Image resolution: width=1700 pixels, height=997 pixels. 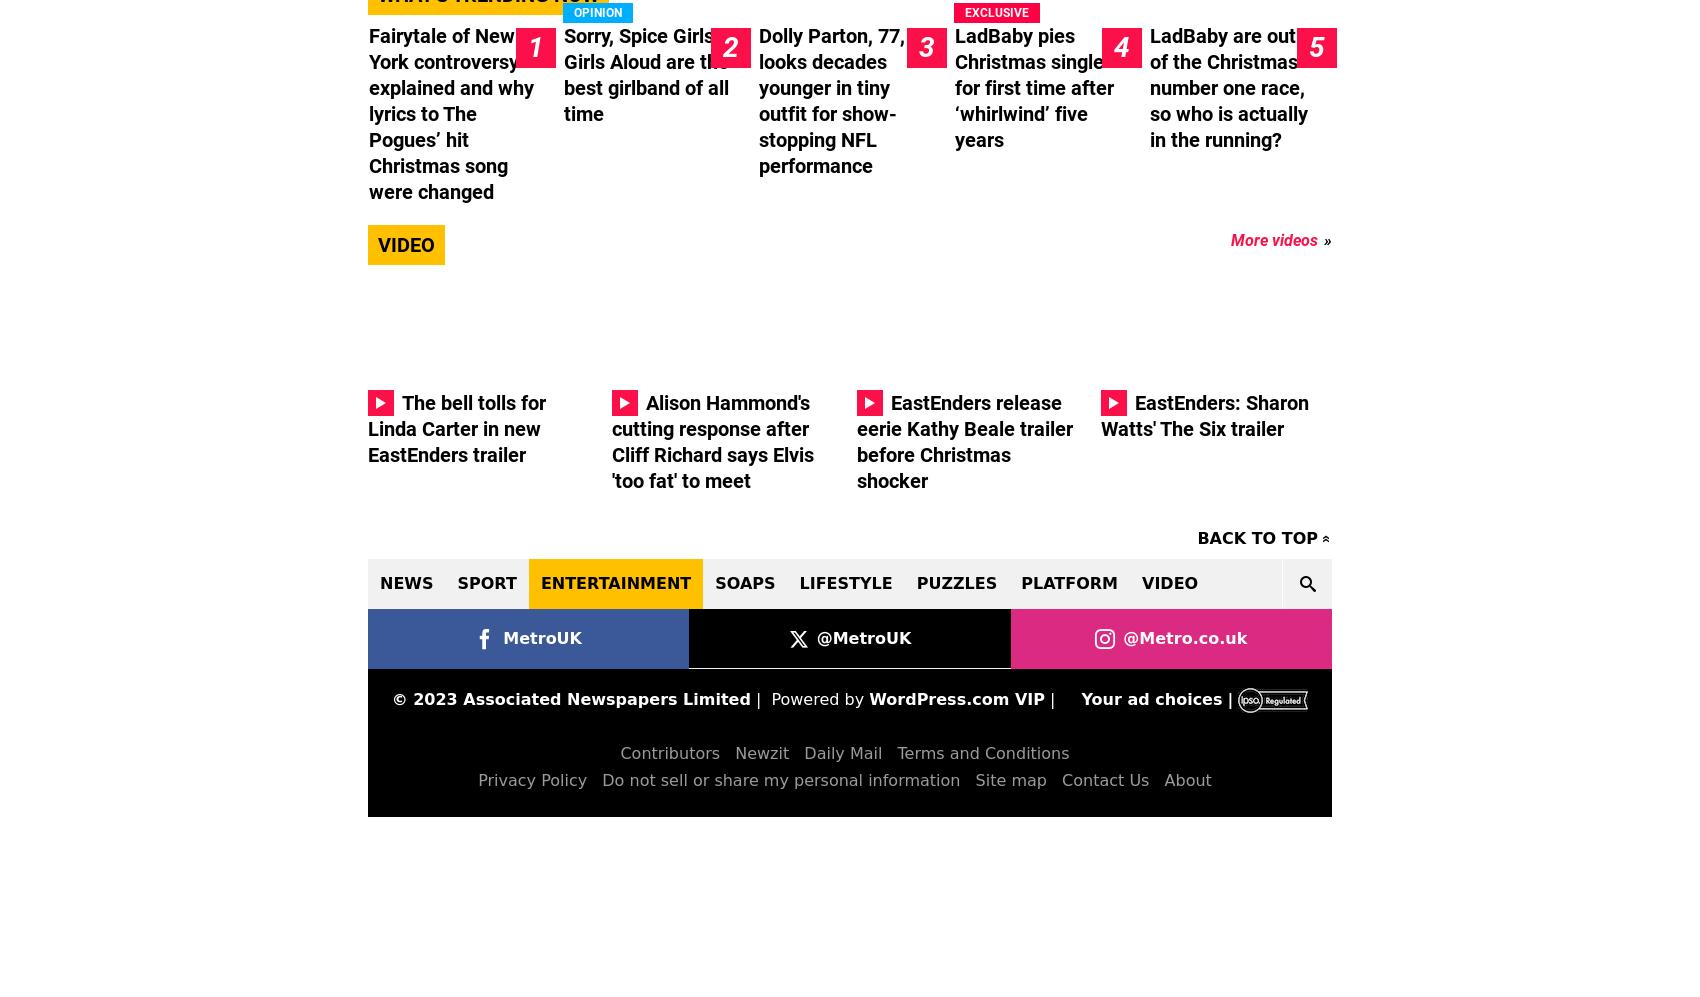 What do you see at coordinates (830, 100) in the screenshot?
I see `'Dolly Parton, 77, looks decades younger in tiny outfit for show-stopping NFL performance'` at bounding box center [830, 100].